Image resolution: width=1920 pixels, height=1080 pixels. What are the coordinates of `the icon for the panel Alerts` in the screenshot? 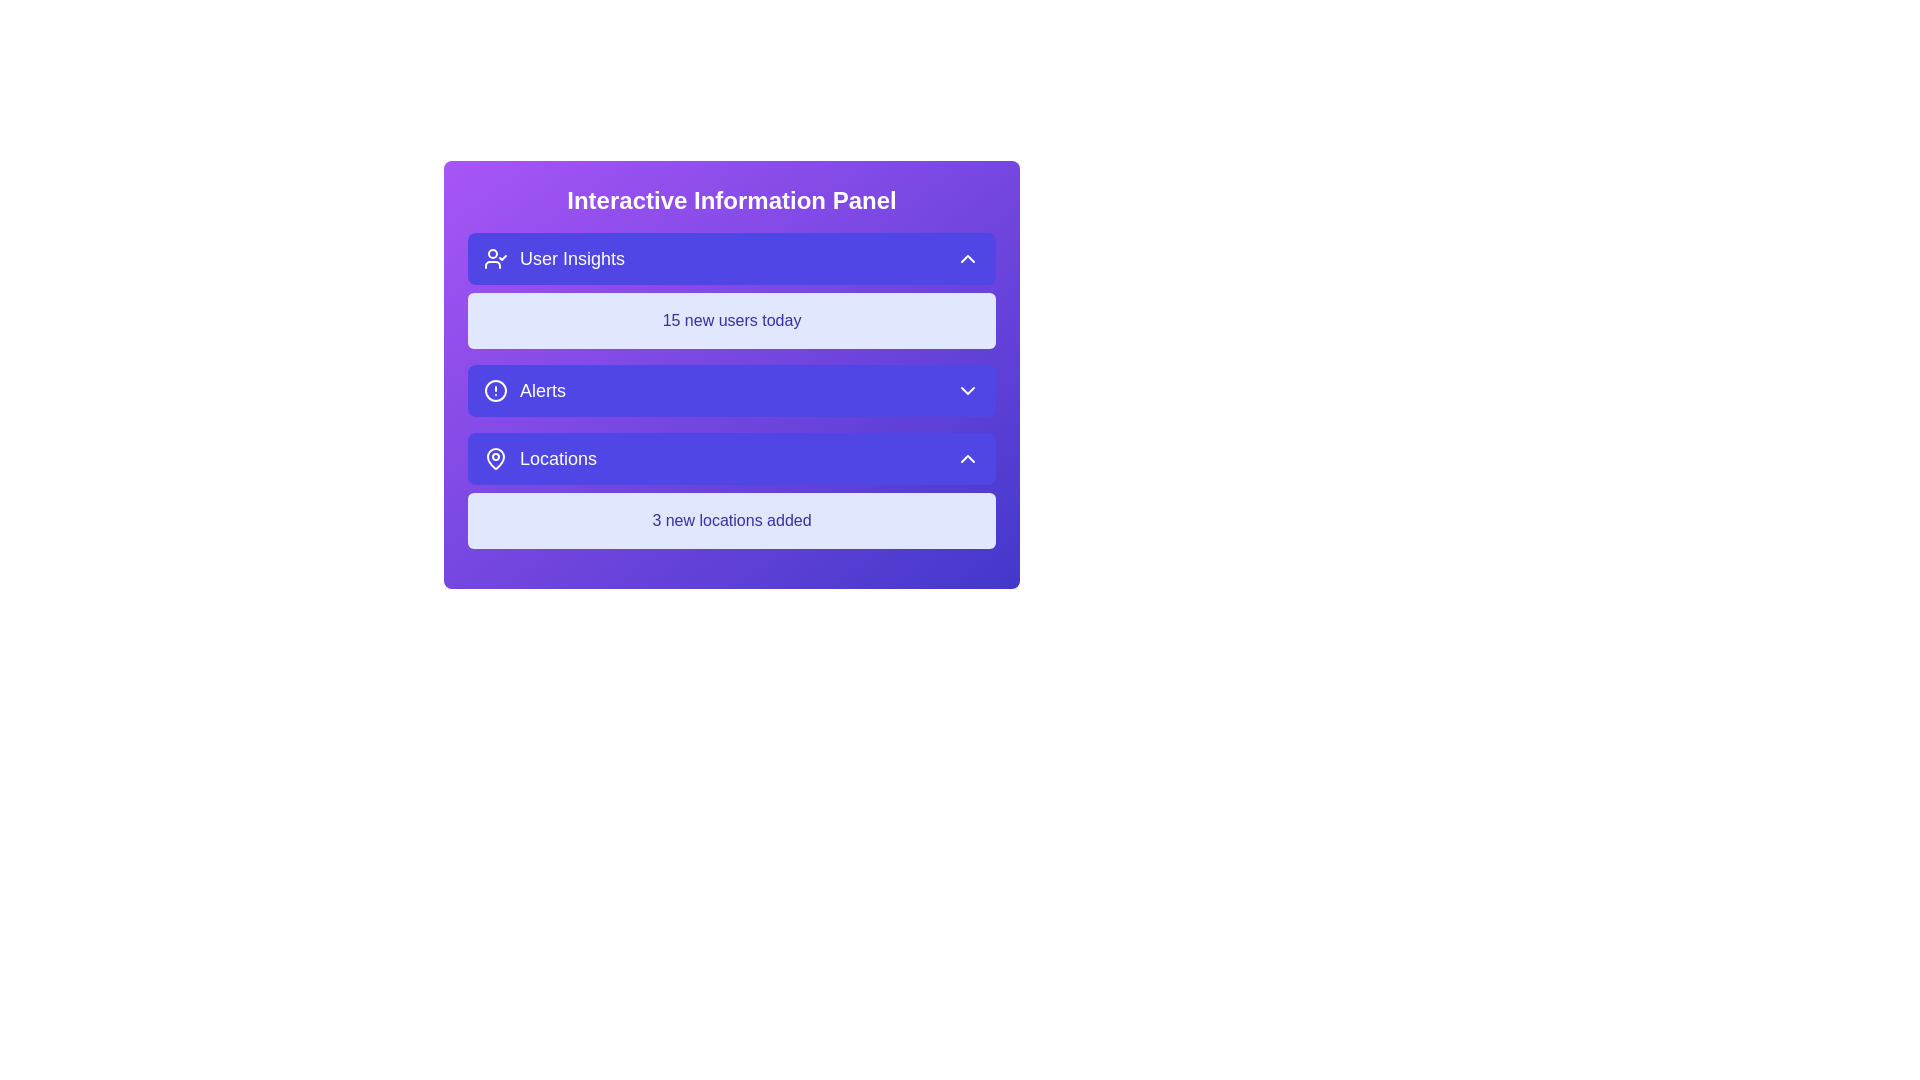 It's located at (495, 390).